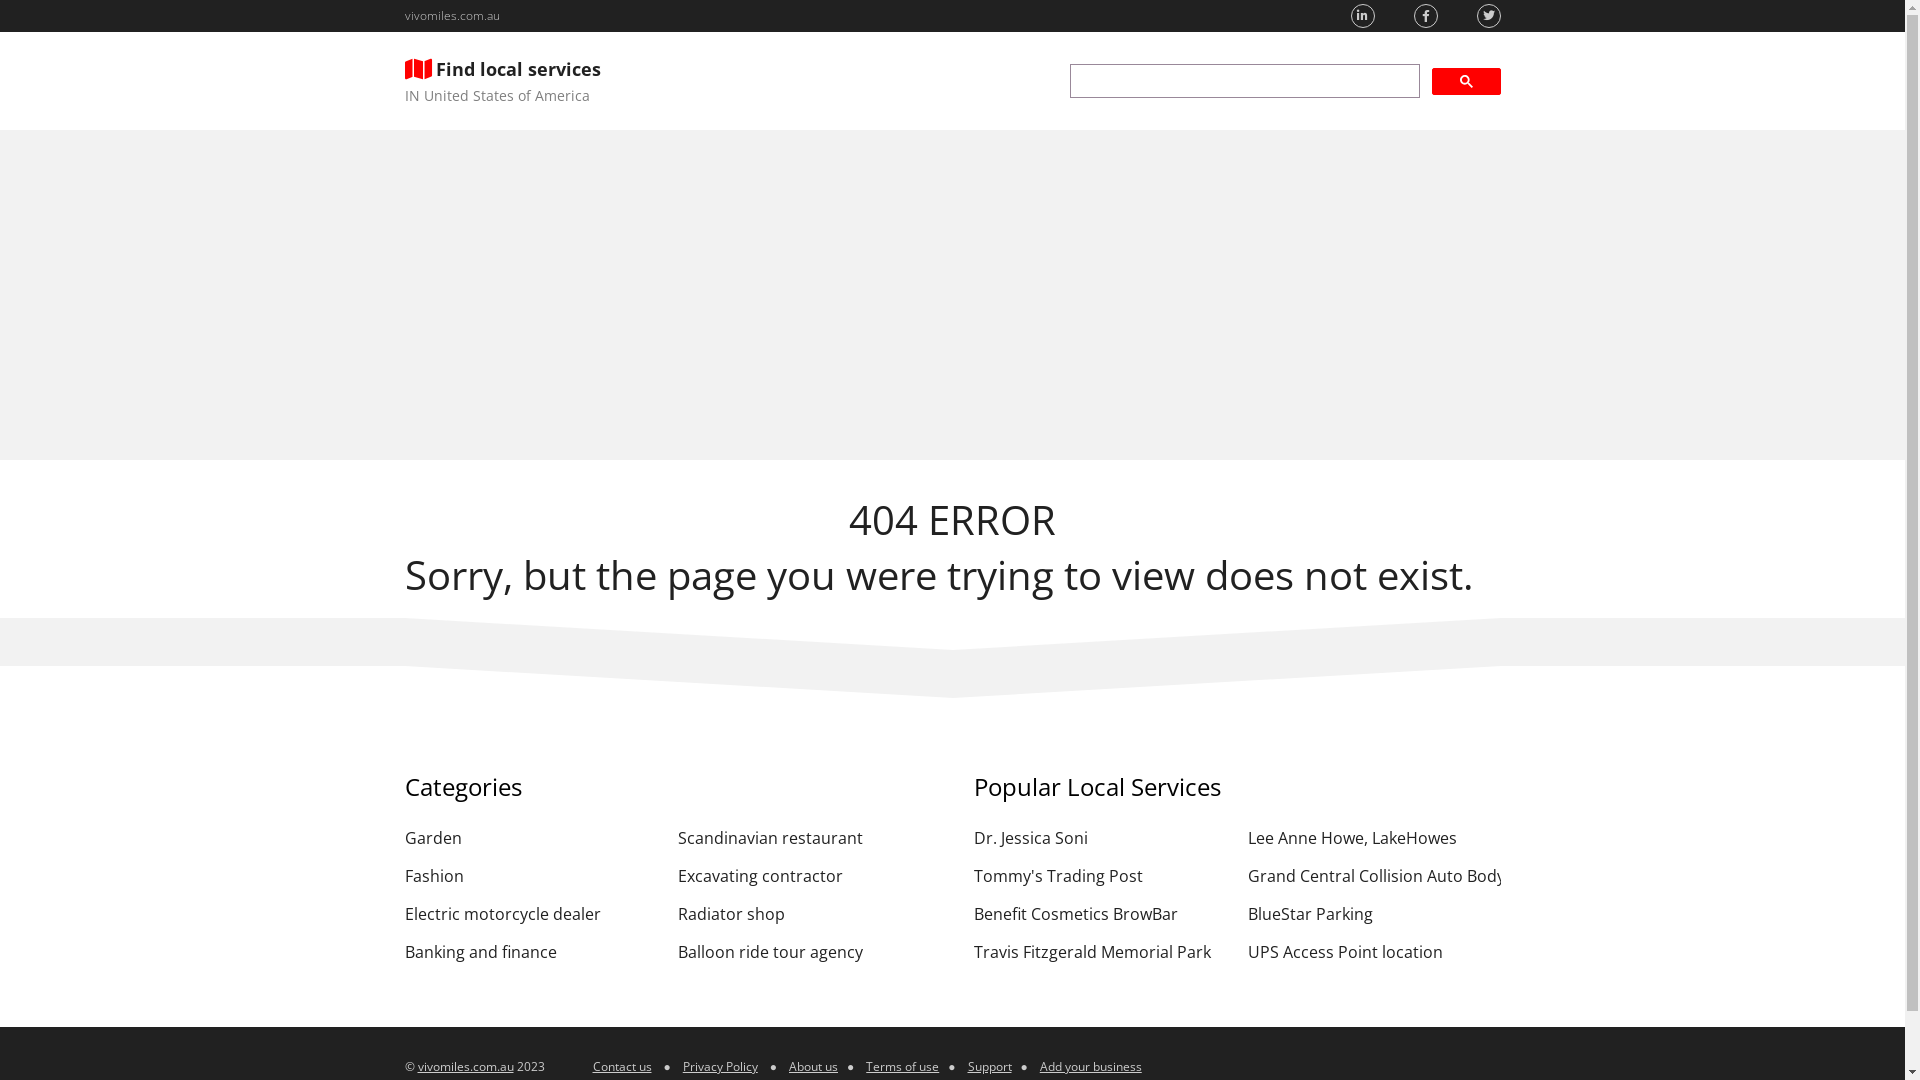 This screenshot has height=1080, width=1920. Describe the element at coordinates (530, 951) in the screenshot. I see `'Banking and finance'` at that location.